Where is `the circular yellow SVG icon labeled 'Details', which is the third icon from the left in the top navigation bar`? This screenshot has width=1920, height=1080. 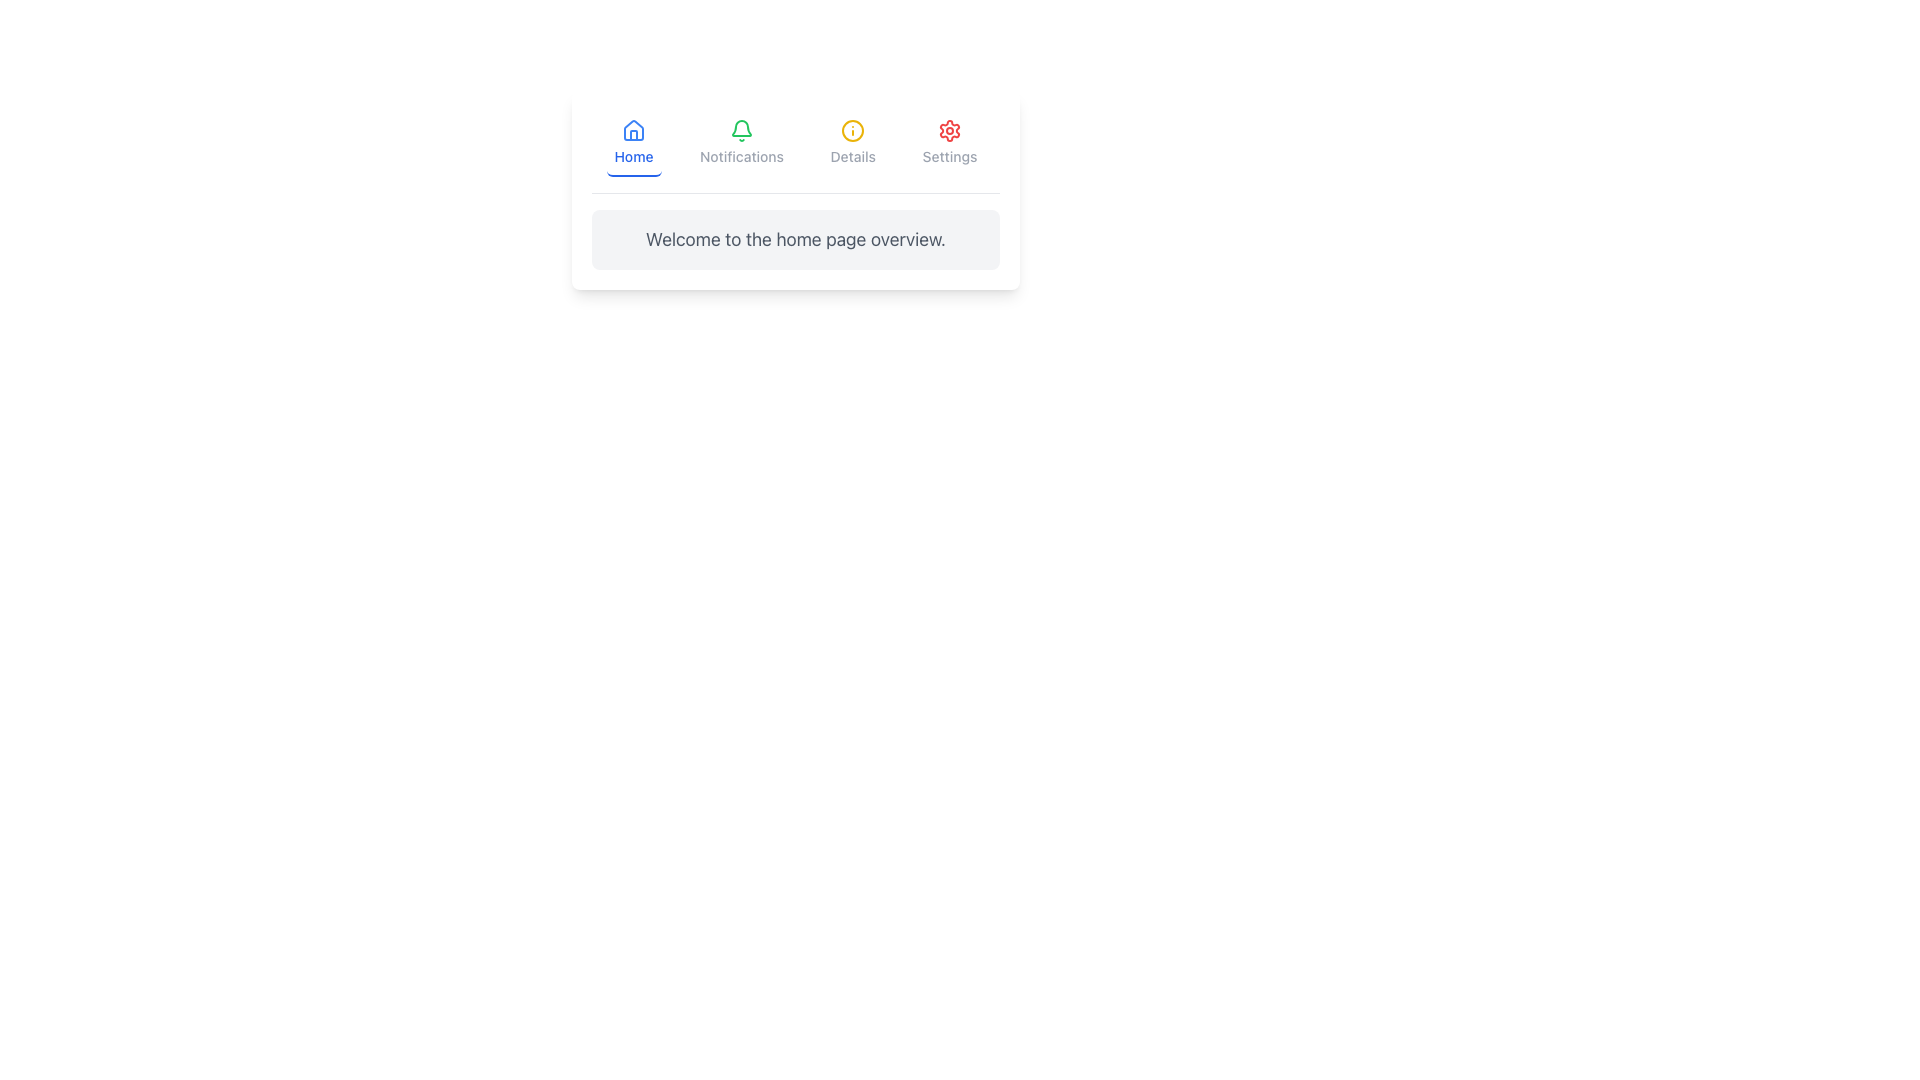
the circular yellow SVG icon labeled 'Details', which is the third icon from the left in the top navigation bar is located at coordinates (853, 131).